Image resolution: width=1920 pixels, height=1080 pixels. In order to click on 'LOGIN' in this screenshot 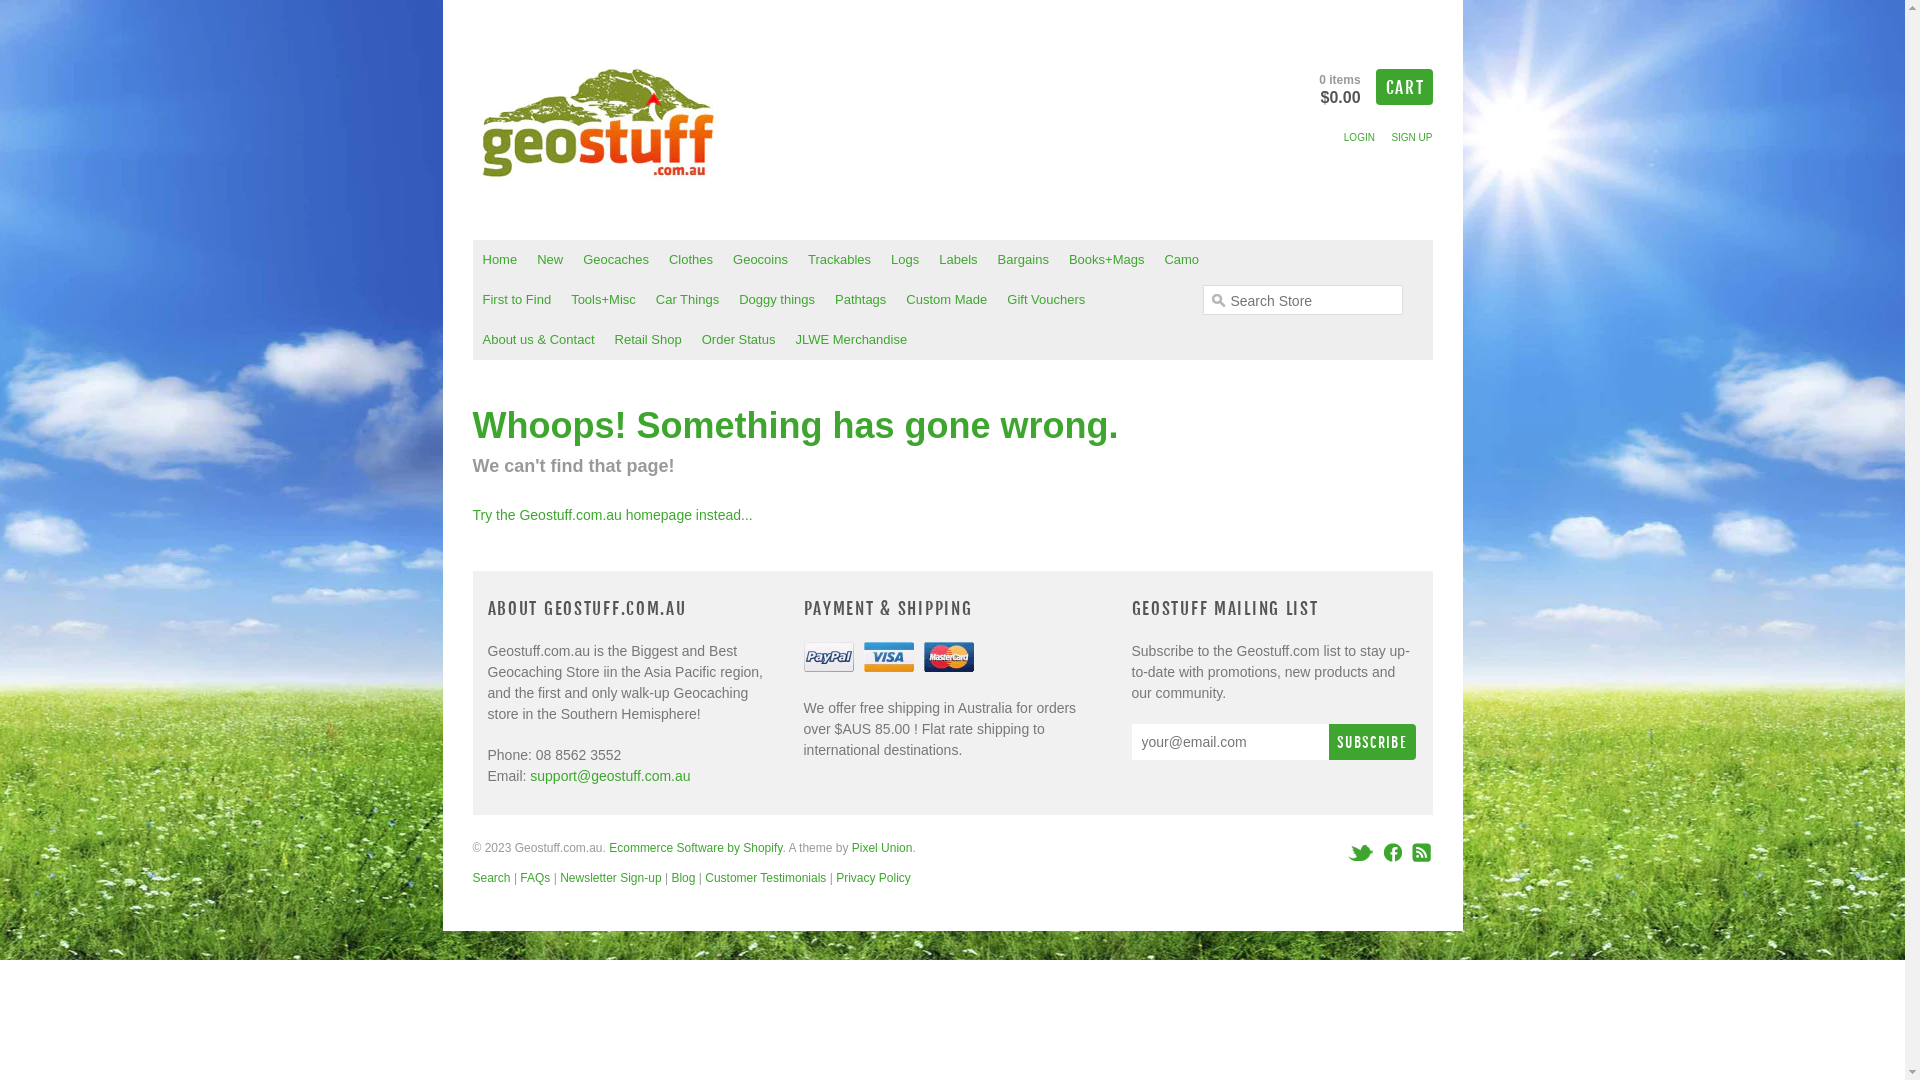, I will do `click(1359, 136)`.